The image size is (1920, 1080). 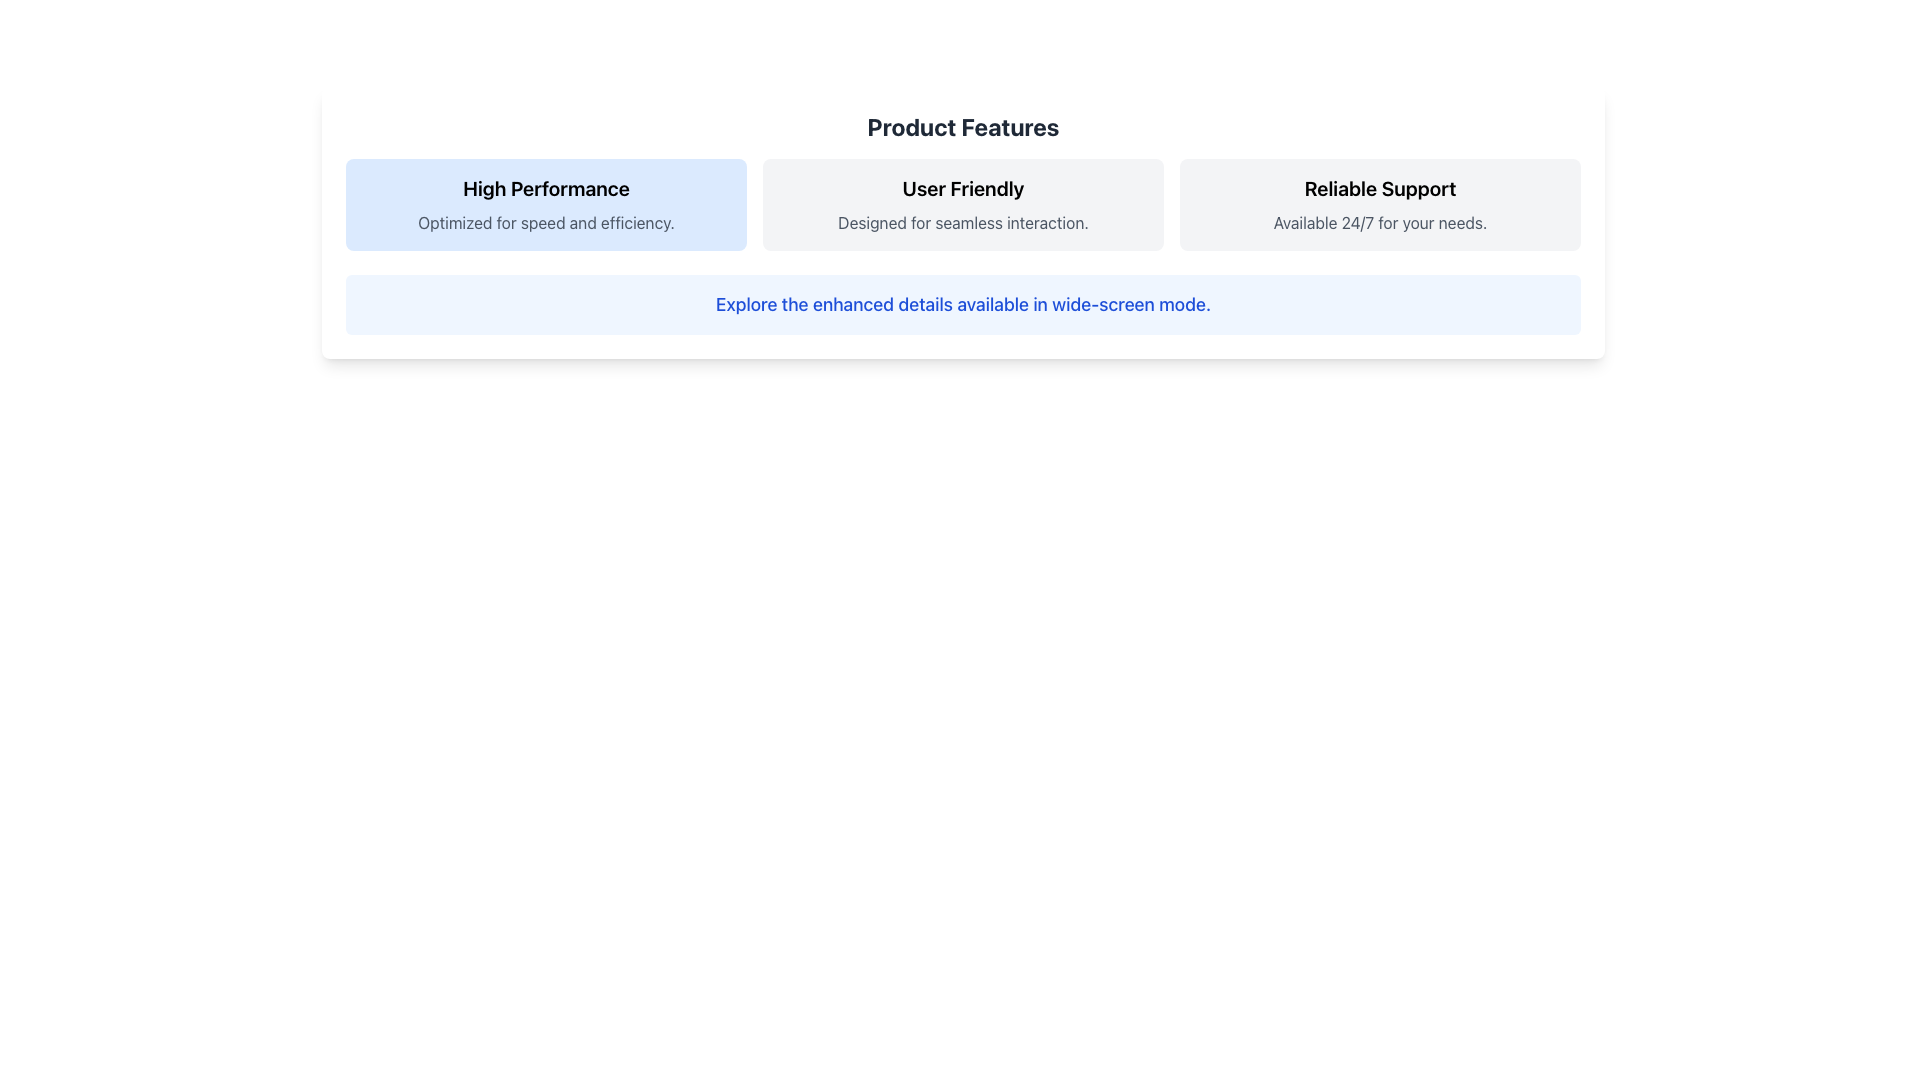 I want to click on the informational Text Label that provides details about 'Reliable Support' located in the third column of the layout, so click(x=1379, y=223).